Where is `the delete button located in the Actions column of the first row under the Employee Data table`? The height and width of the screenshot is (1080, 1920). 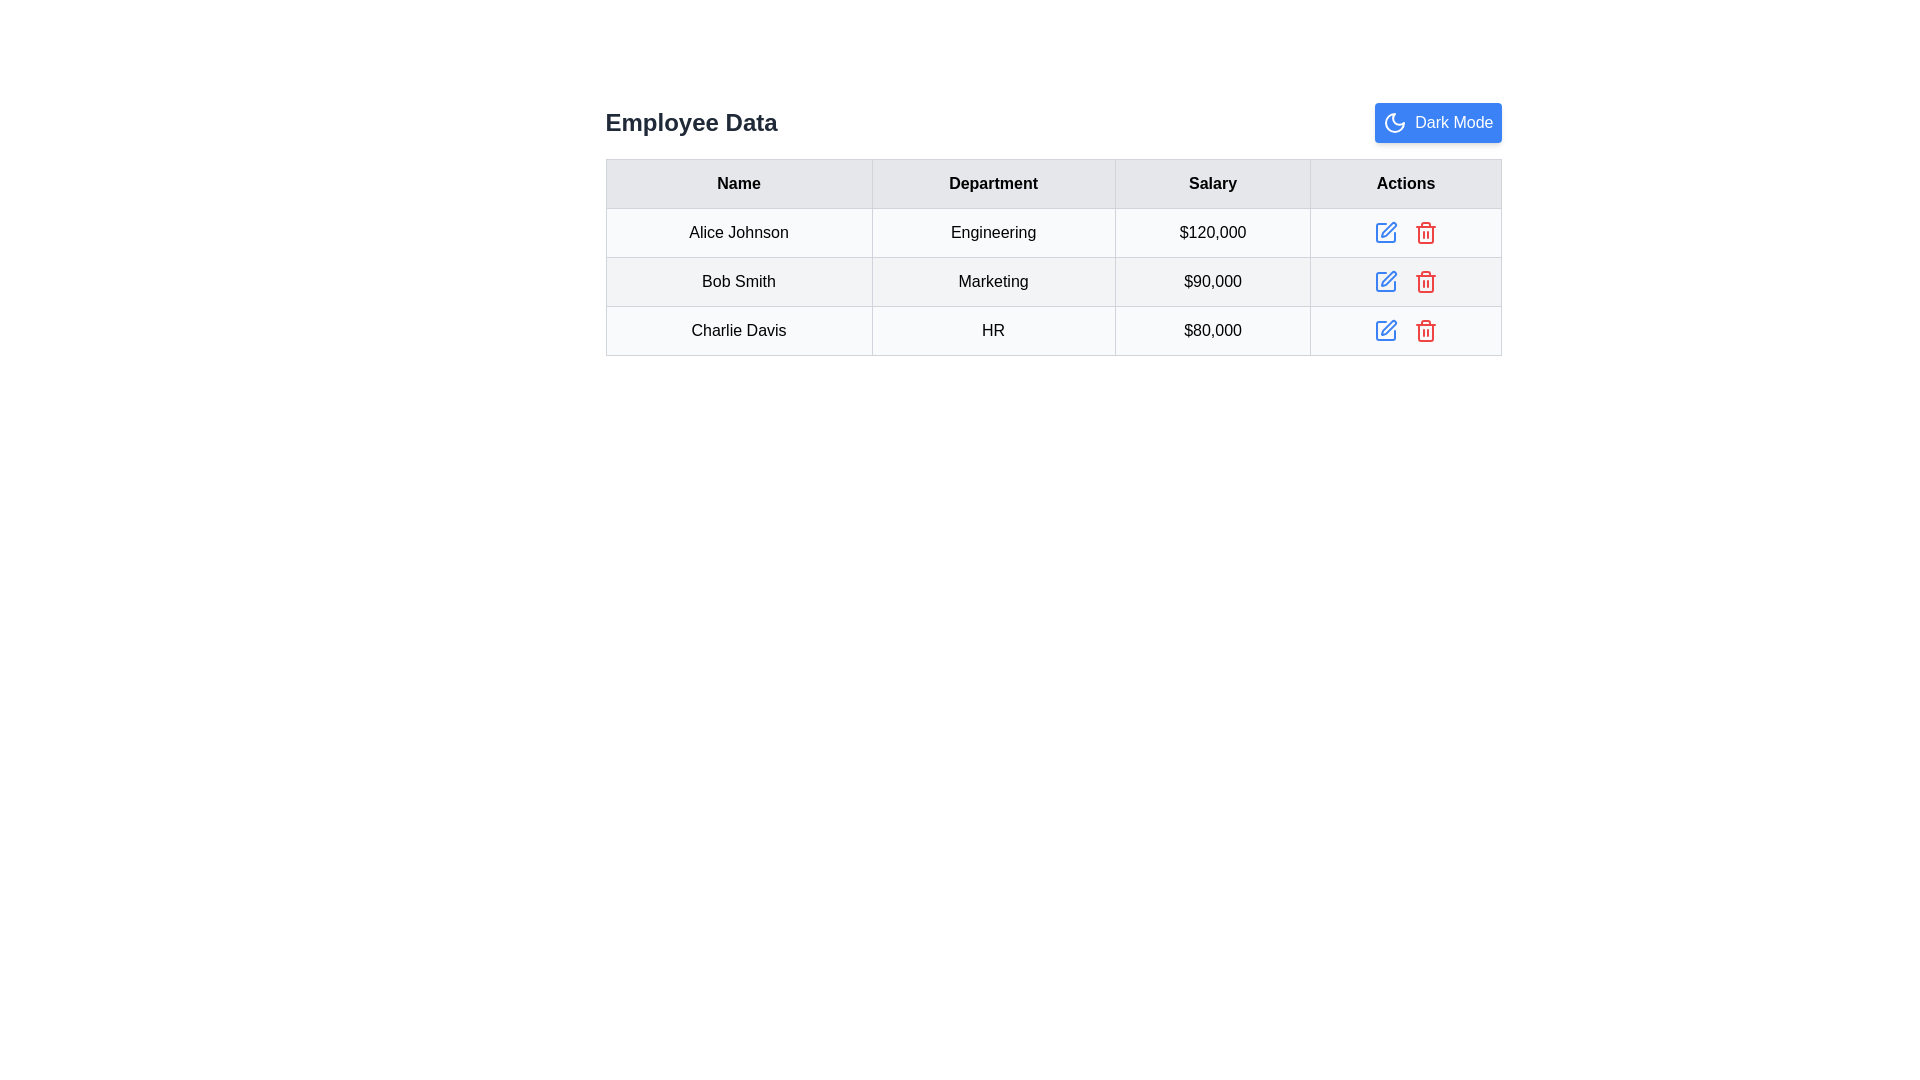 the delete button located in the Actions column of the first row under the Employee Data table is located at coordinates (1424, 231).